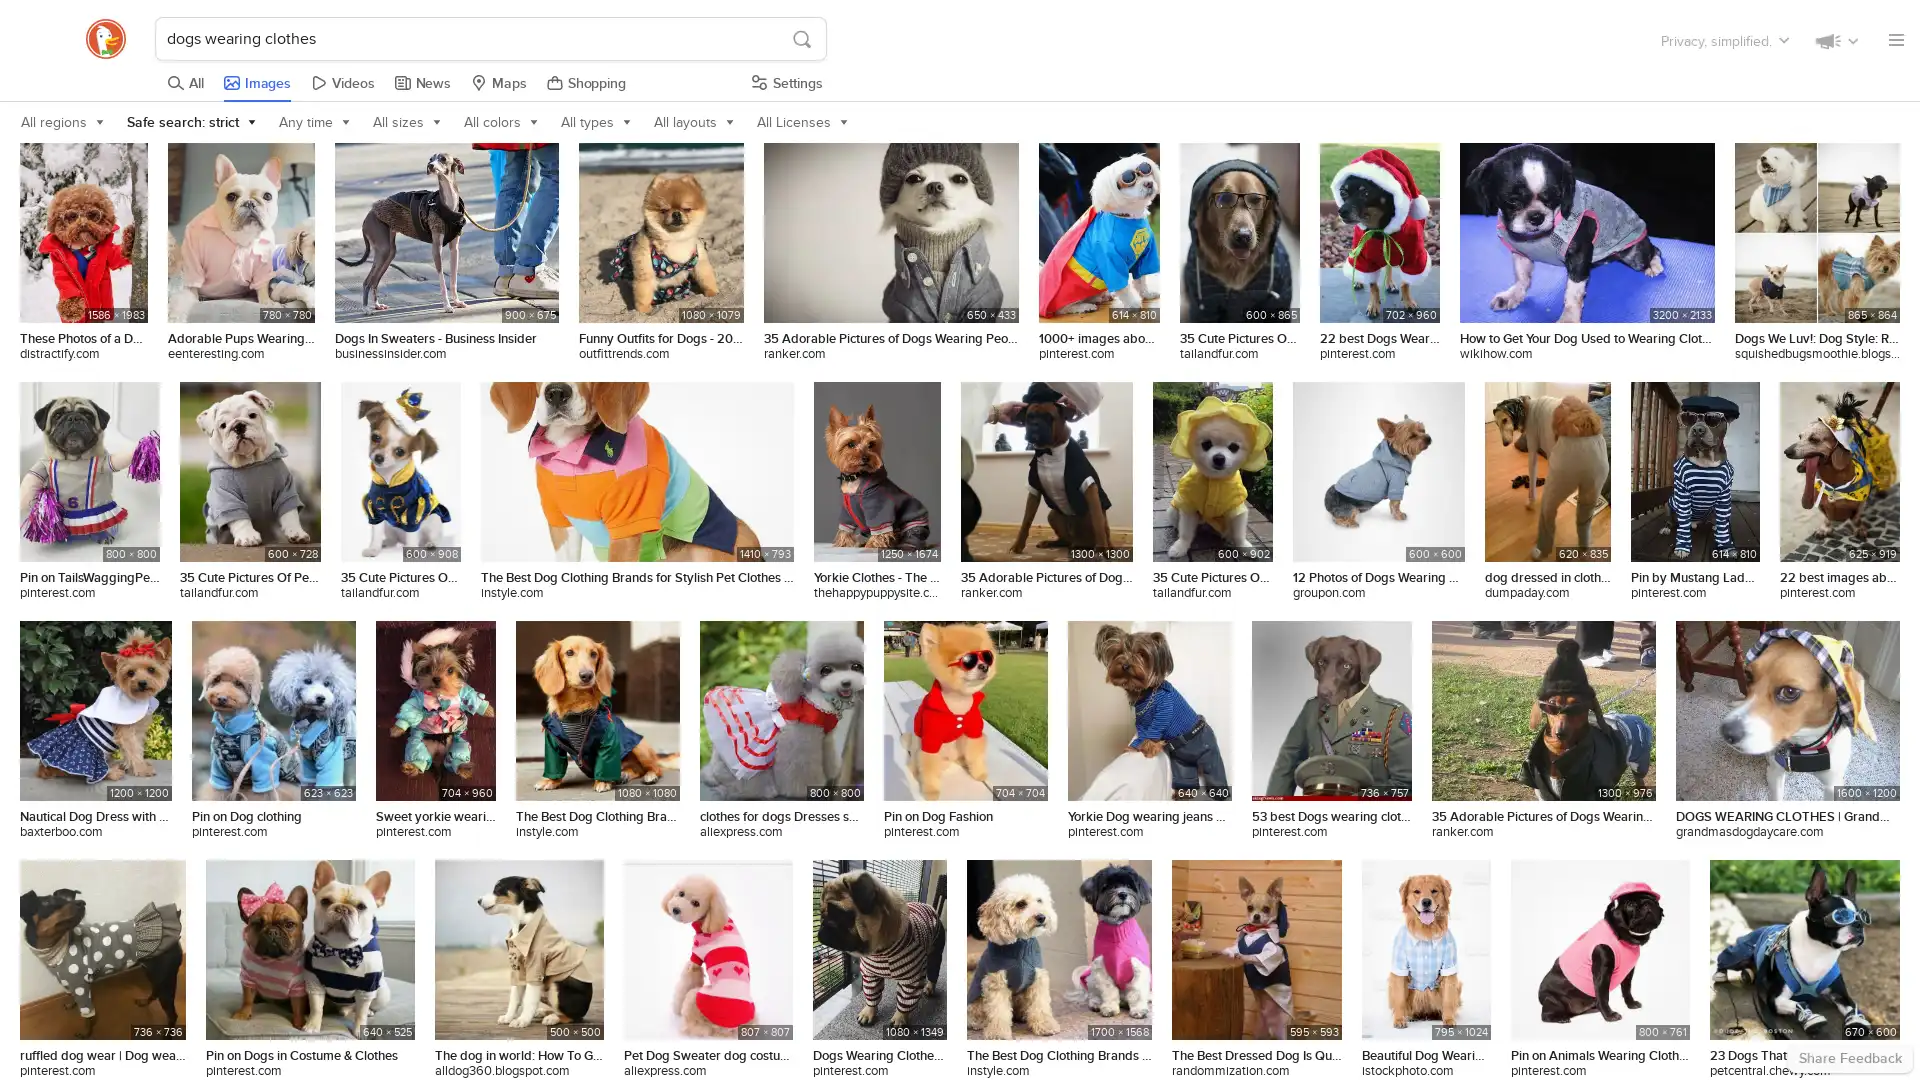  What do you see at coordinates (1828, 41) in the screenshot?
I see `Keep in touch` at bounding box center [1828, 41].